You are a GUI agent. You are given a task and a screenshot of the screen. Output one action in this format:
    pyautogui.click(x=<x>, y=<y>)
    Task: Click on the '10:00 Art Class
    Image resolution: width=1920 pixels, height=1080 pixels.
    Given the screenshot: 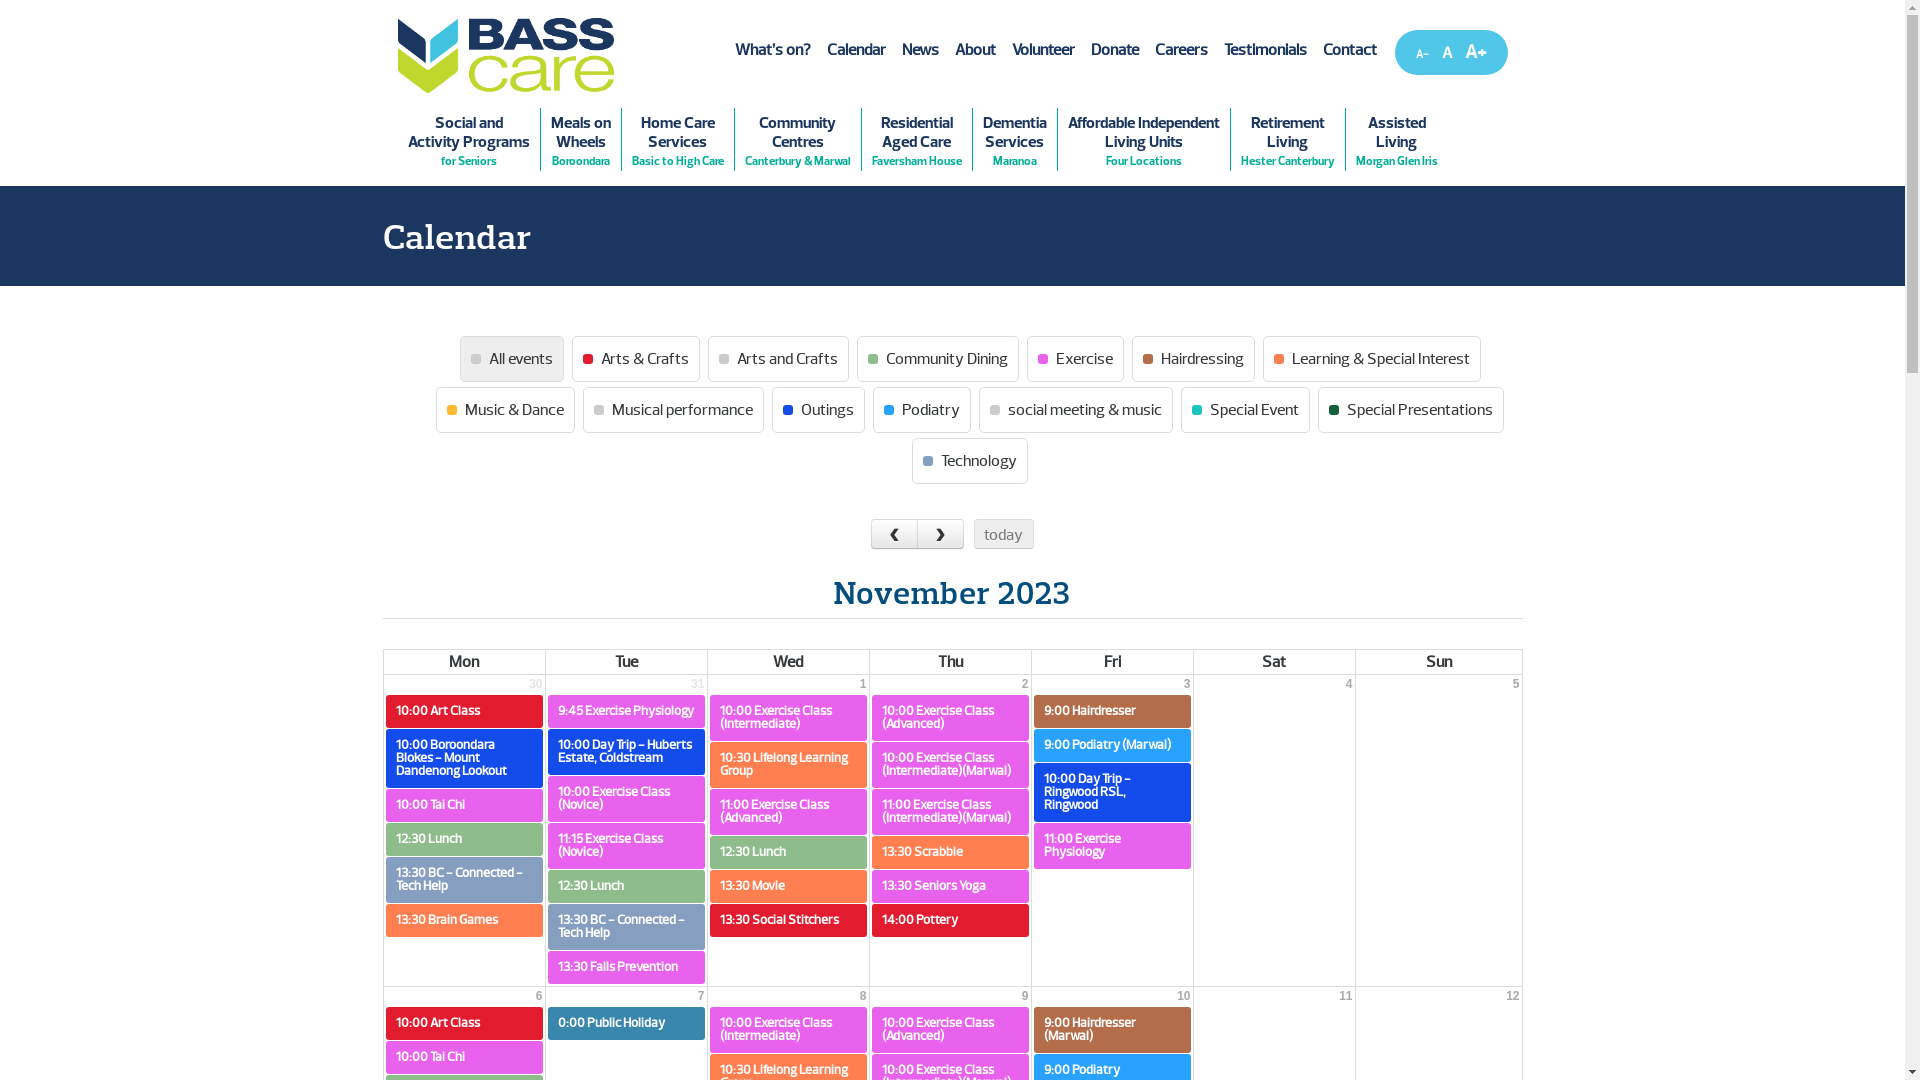 What is the action you would take?
    pyautogui.click(x=385, y=1023)
    